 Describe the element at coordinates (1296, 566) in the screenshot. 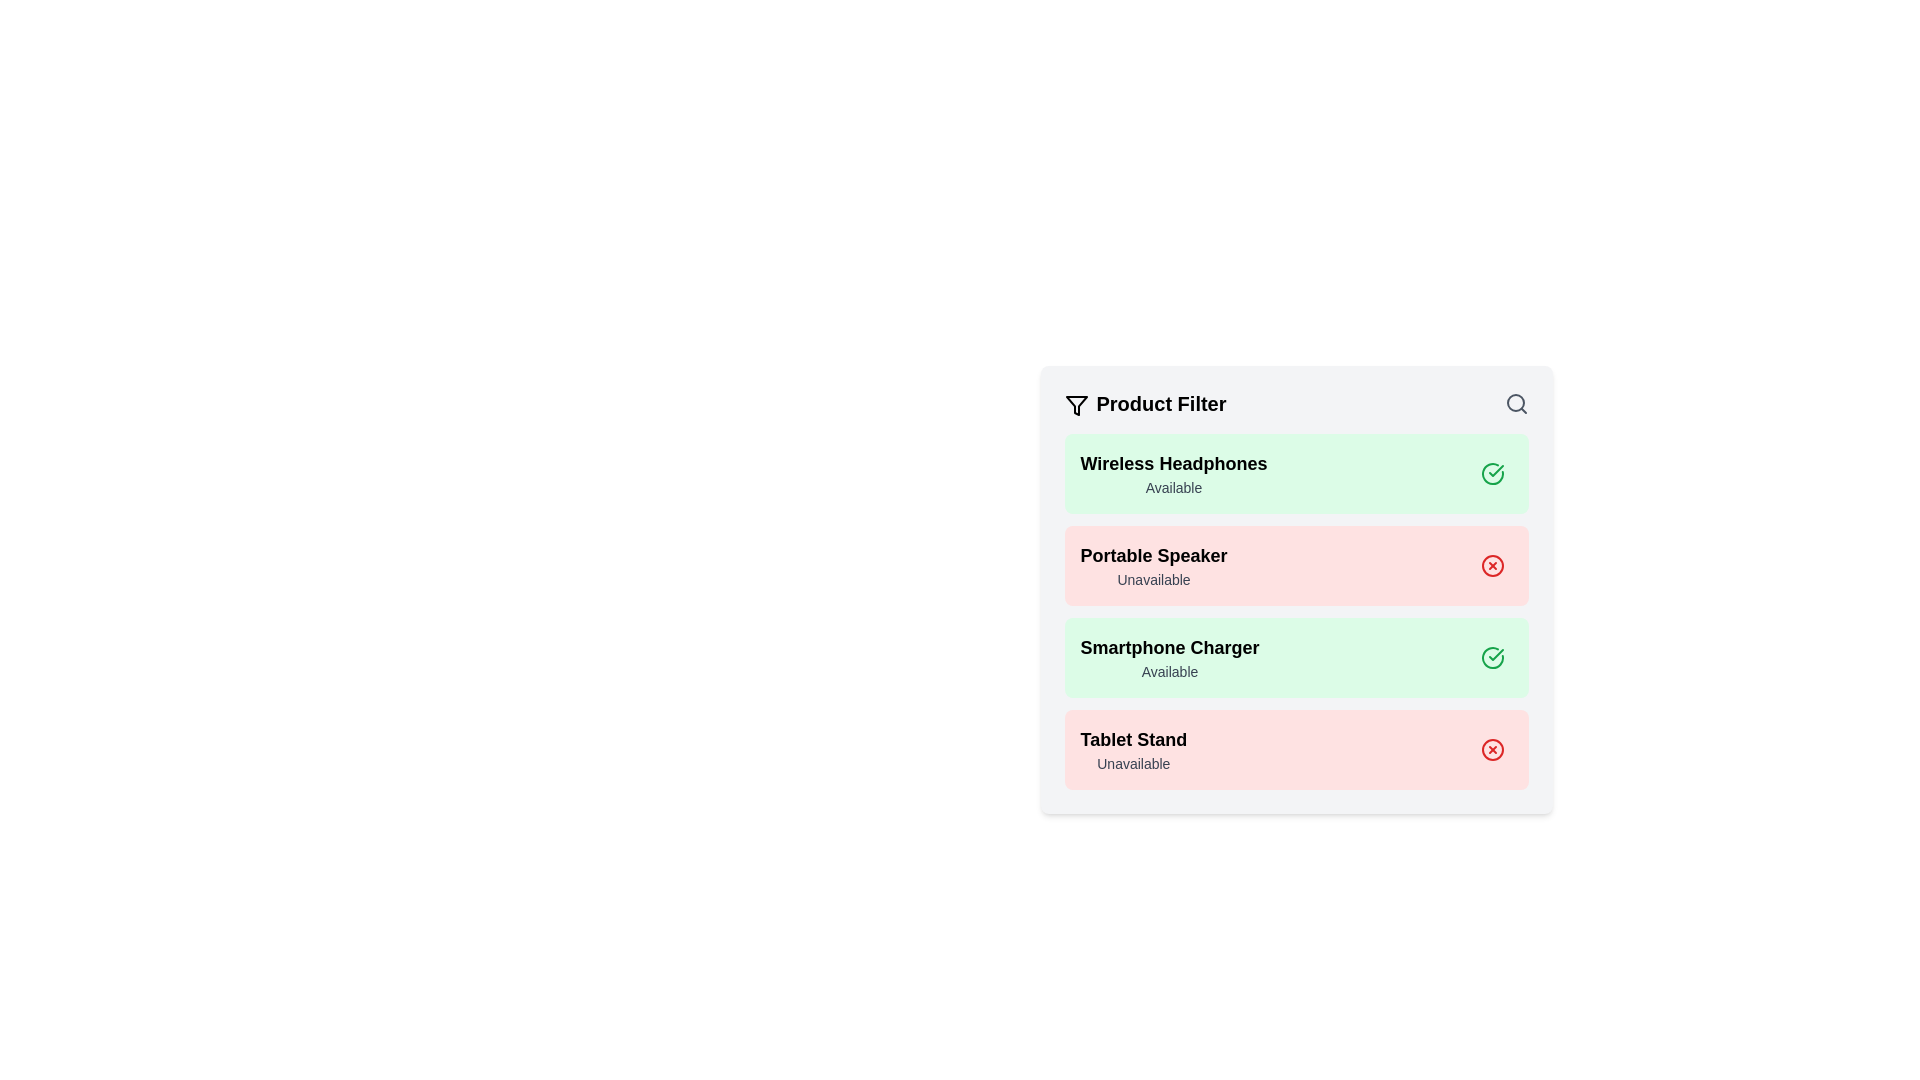

I see `the second card in the product list titled 'Product Filter', which represents the unavailable product 'Portable Speaker'` at that location.